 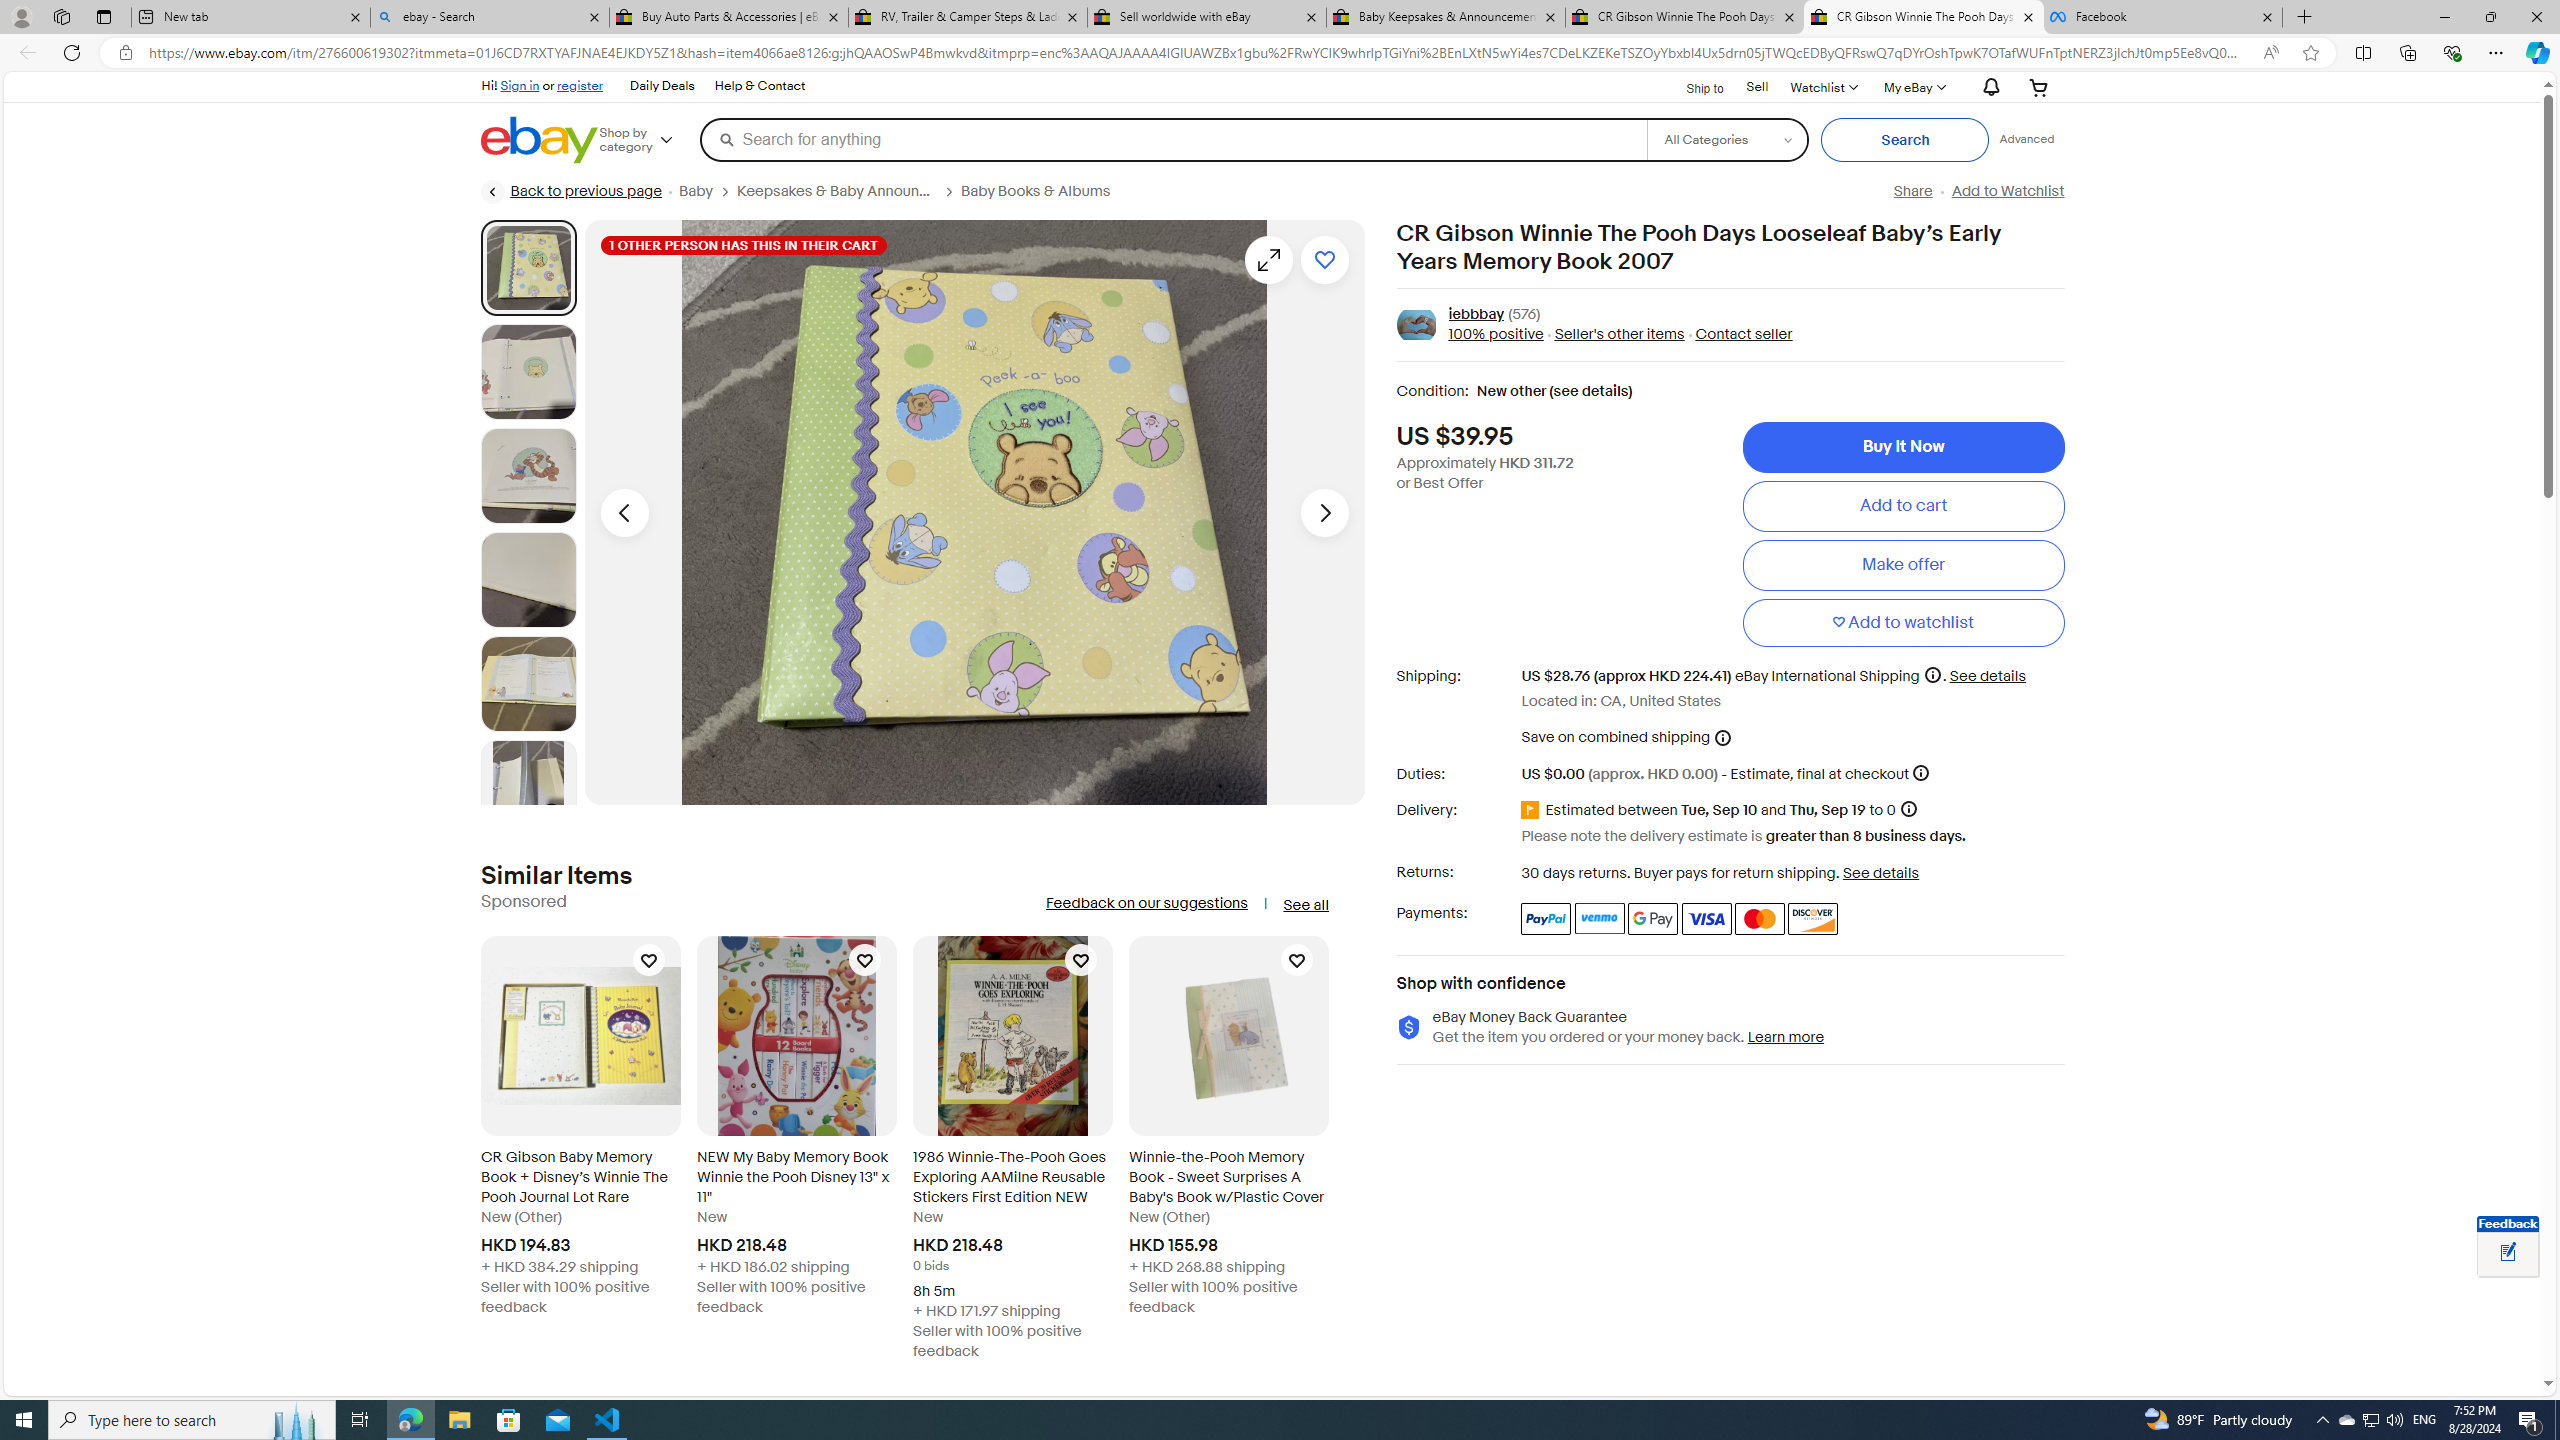 What do you see at coordinates (1496, 334) in the screenshot?
I see `'100% positive'` at bounding box center [1496, 334].